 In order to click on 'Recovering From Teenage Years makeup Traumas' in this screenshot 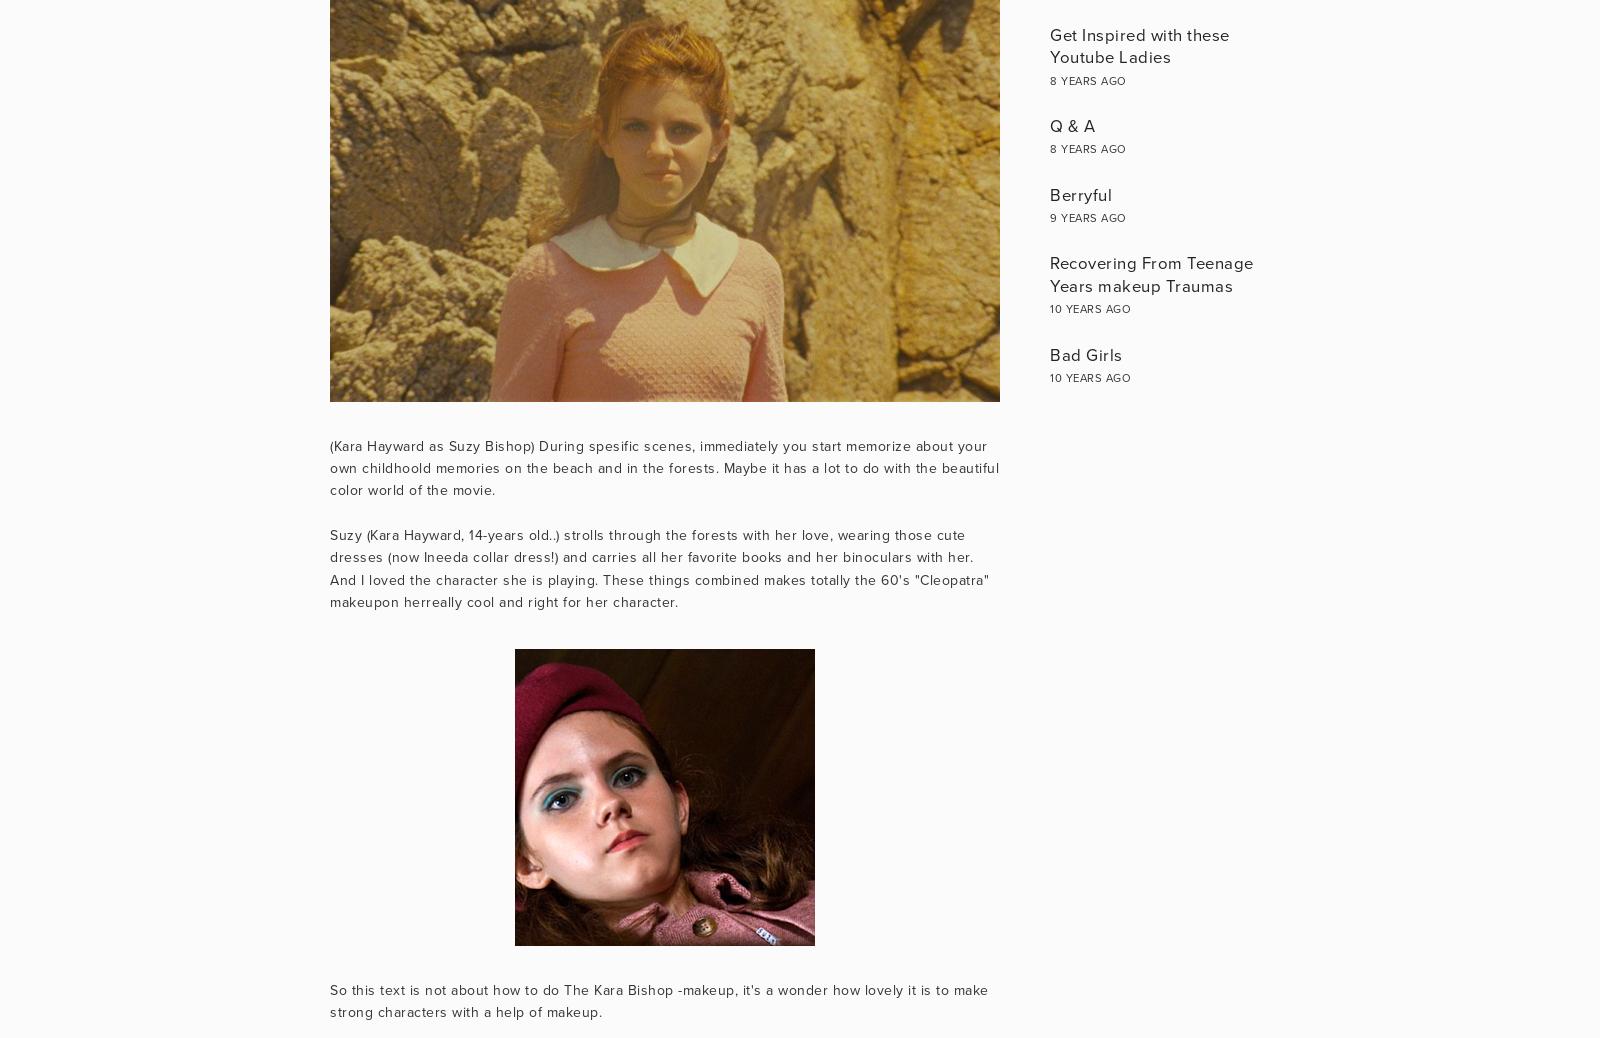, I will do `click(1151, 274)`.